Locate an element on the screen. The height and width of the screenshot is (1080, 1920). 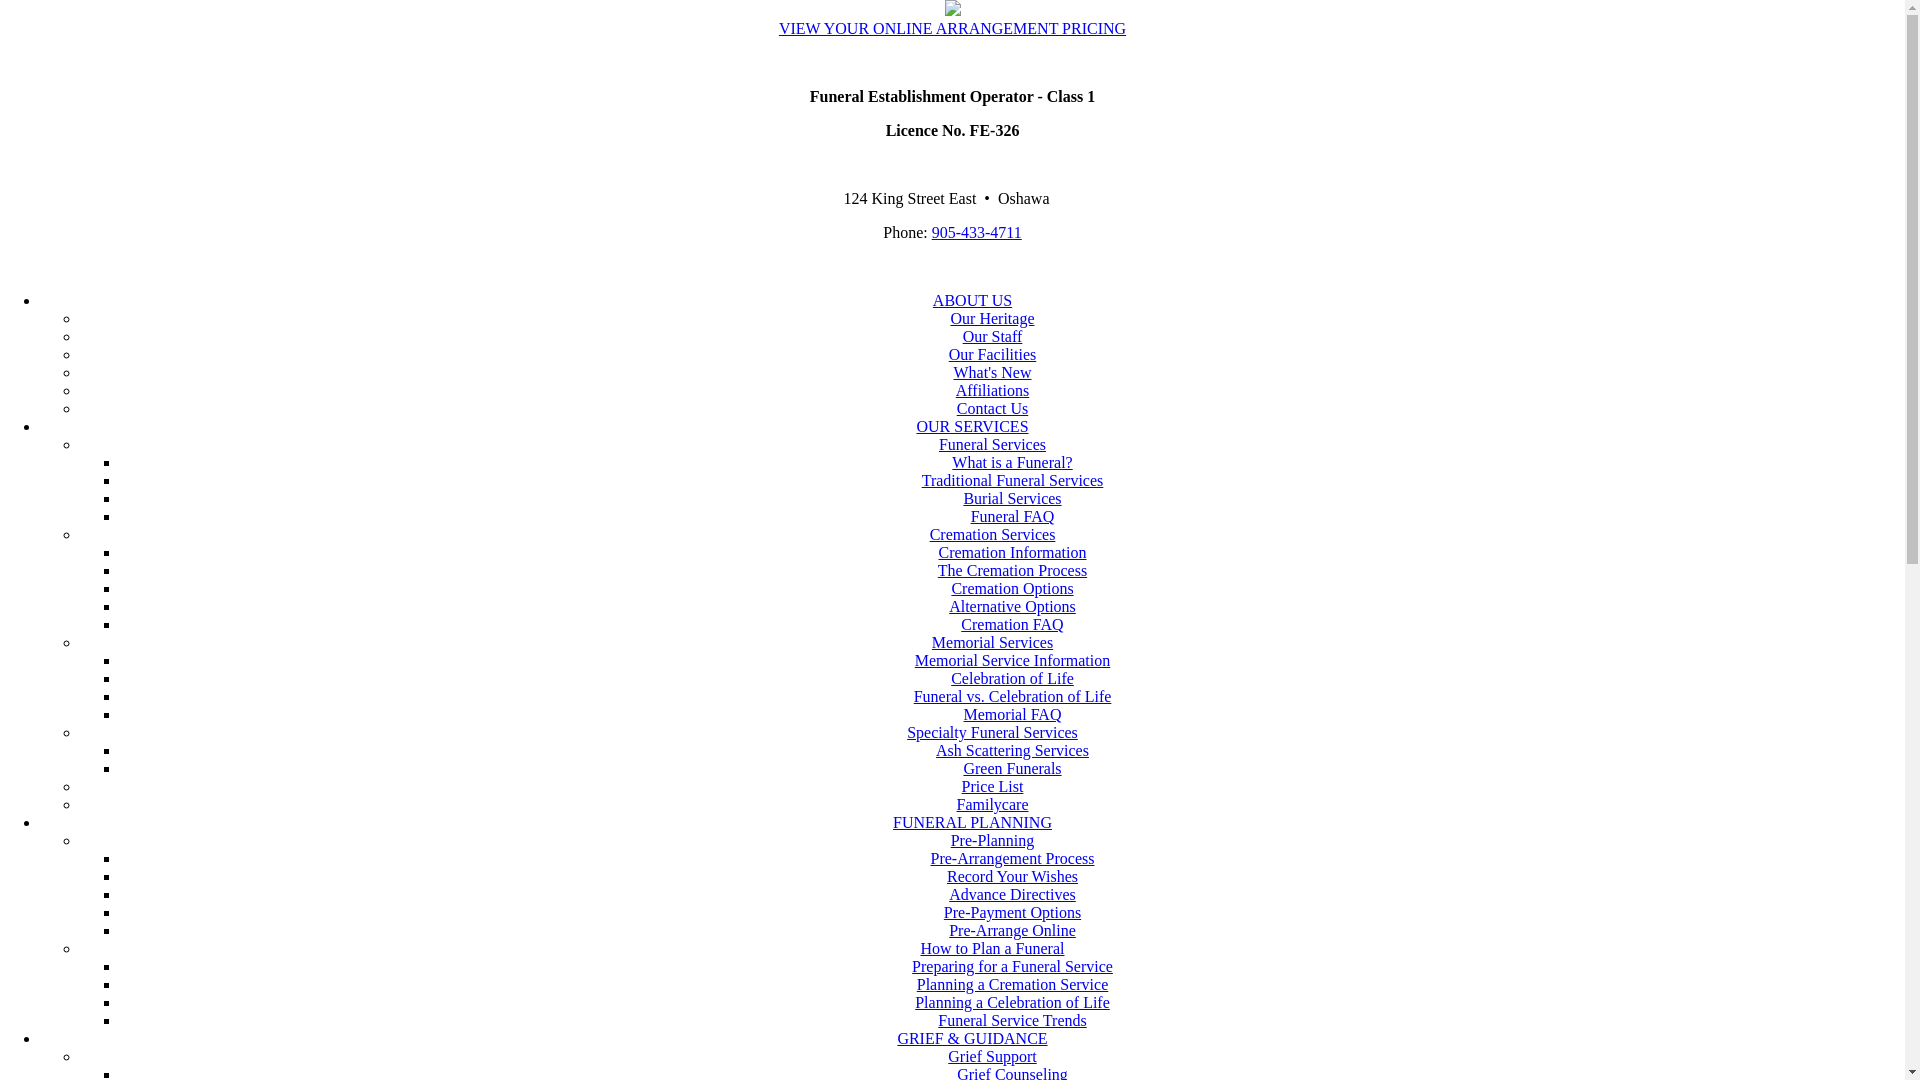
'Familycare' is located at coordinates (955, 803).